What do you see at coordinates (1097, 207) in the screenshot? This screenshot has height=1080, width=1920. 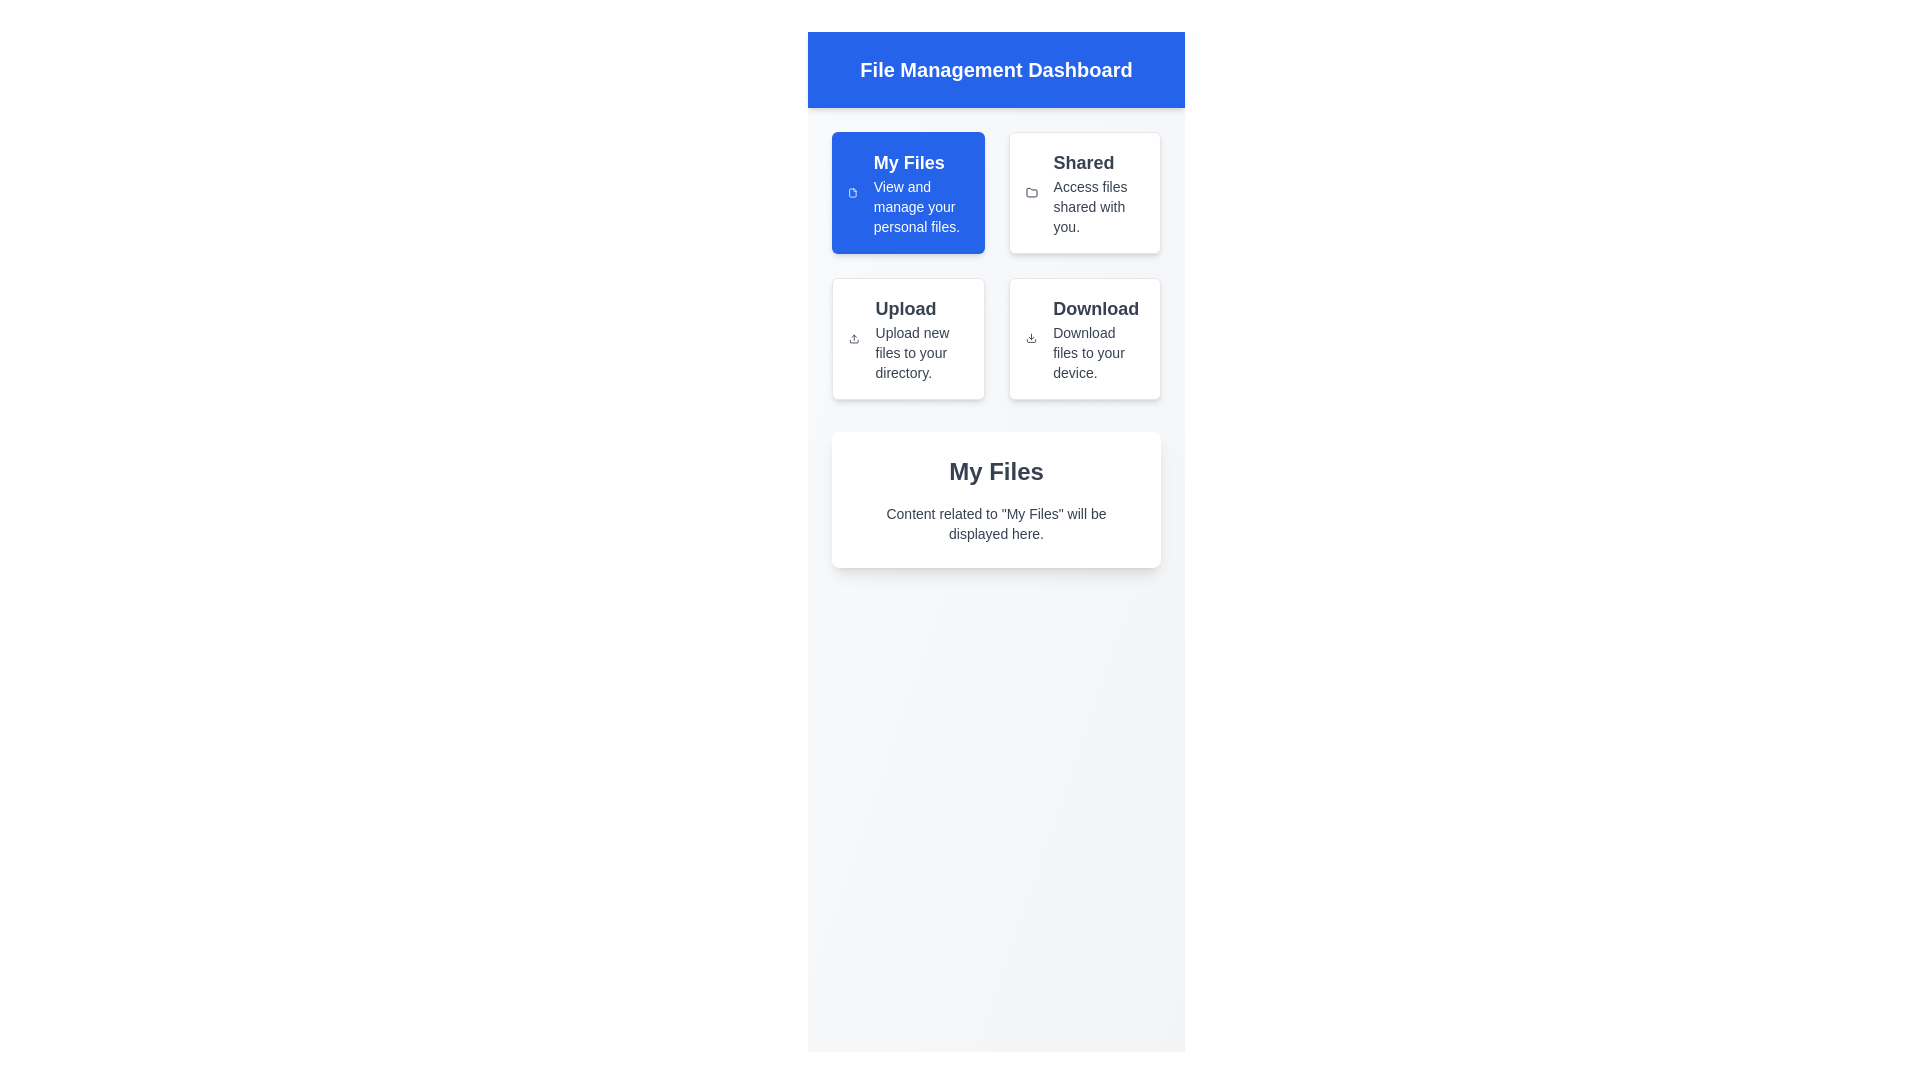 I see `the text label that says 'Access files shared with you.' located in the 'Shared' section, below the title 'Shared' and above 'Upload' and 'Download.'` at bounding box center [1097, 207].